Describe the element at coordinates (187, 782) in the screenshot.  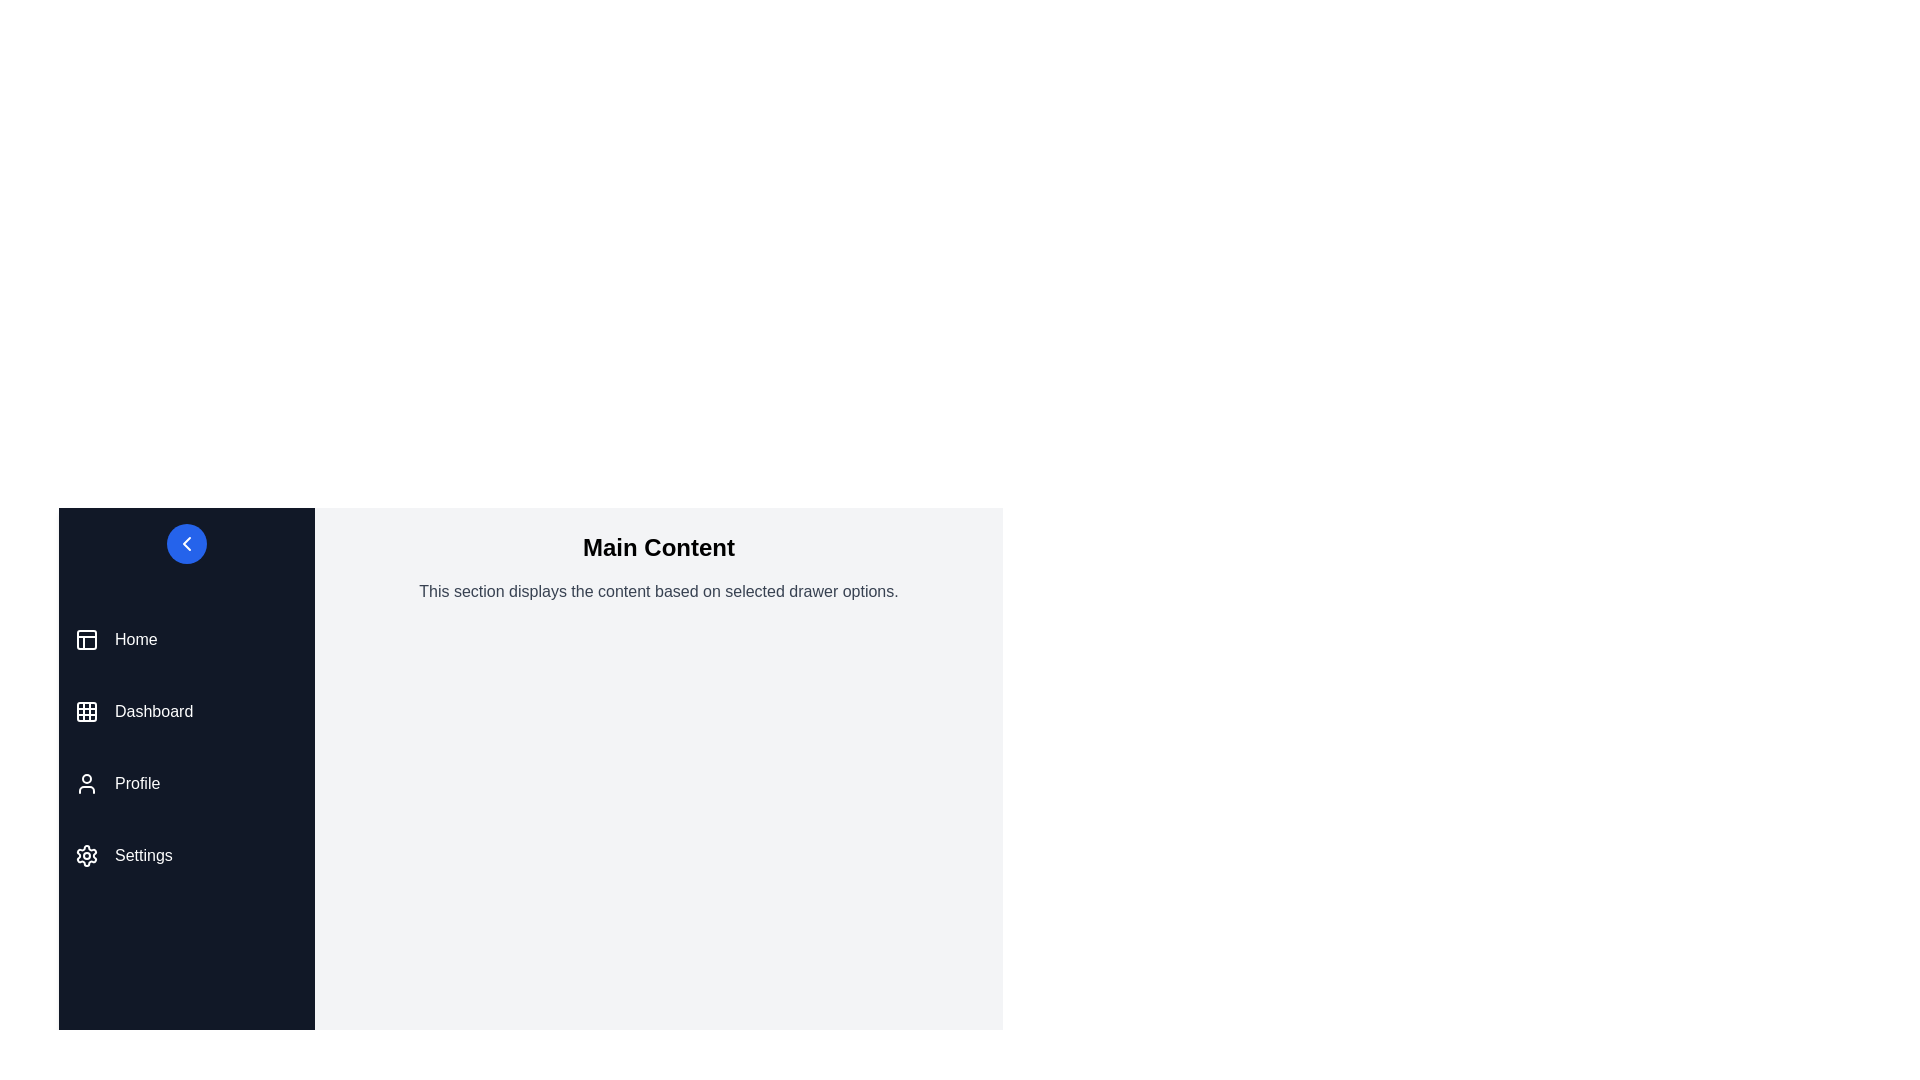
I see `the menu item Profile` at that location.